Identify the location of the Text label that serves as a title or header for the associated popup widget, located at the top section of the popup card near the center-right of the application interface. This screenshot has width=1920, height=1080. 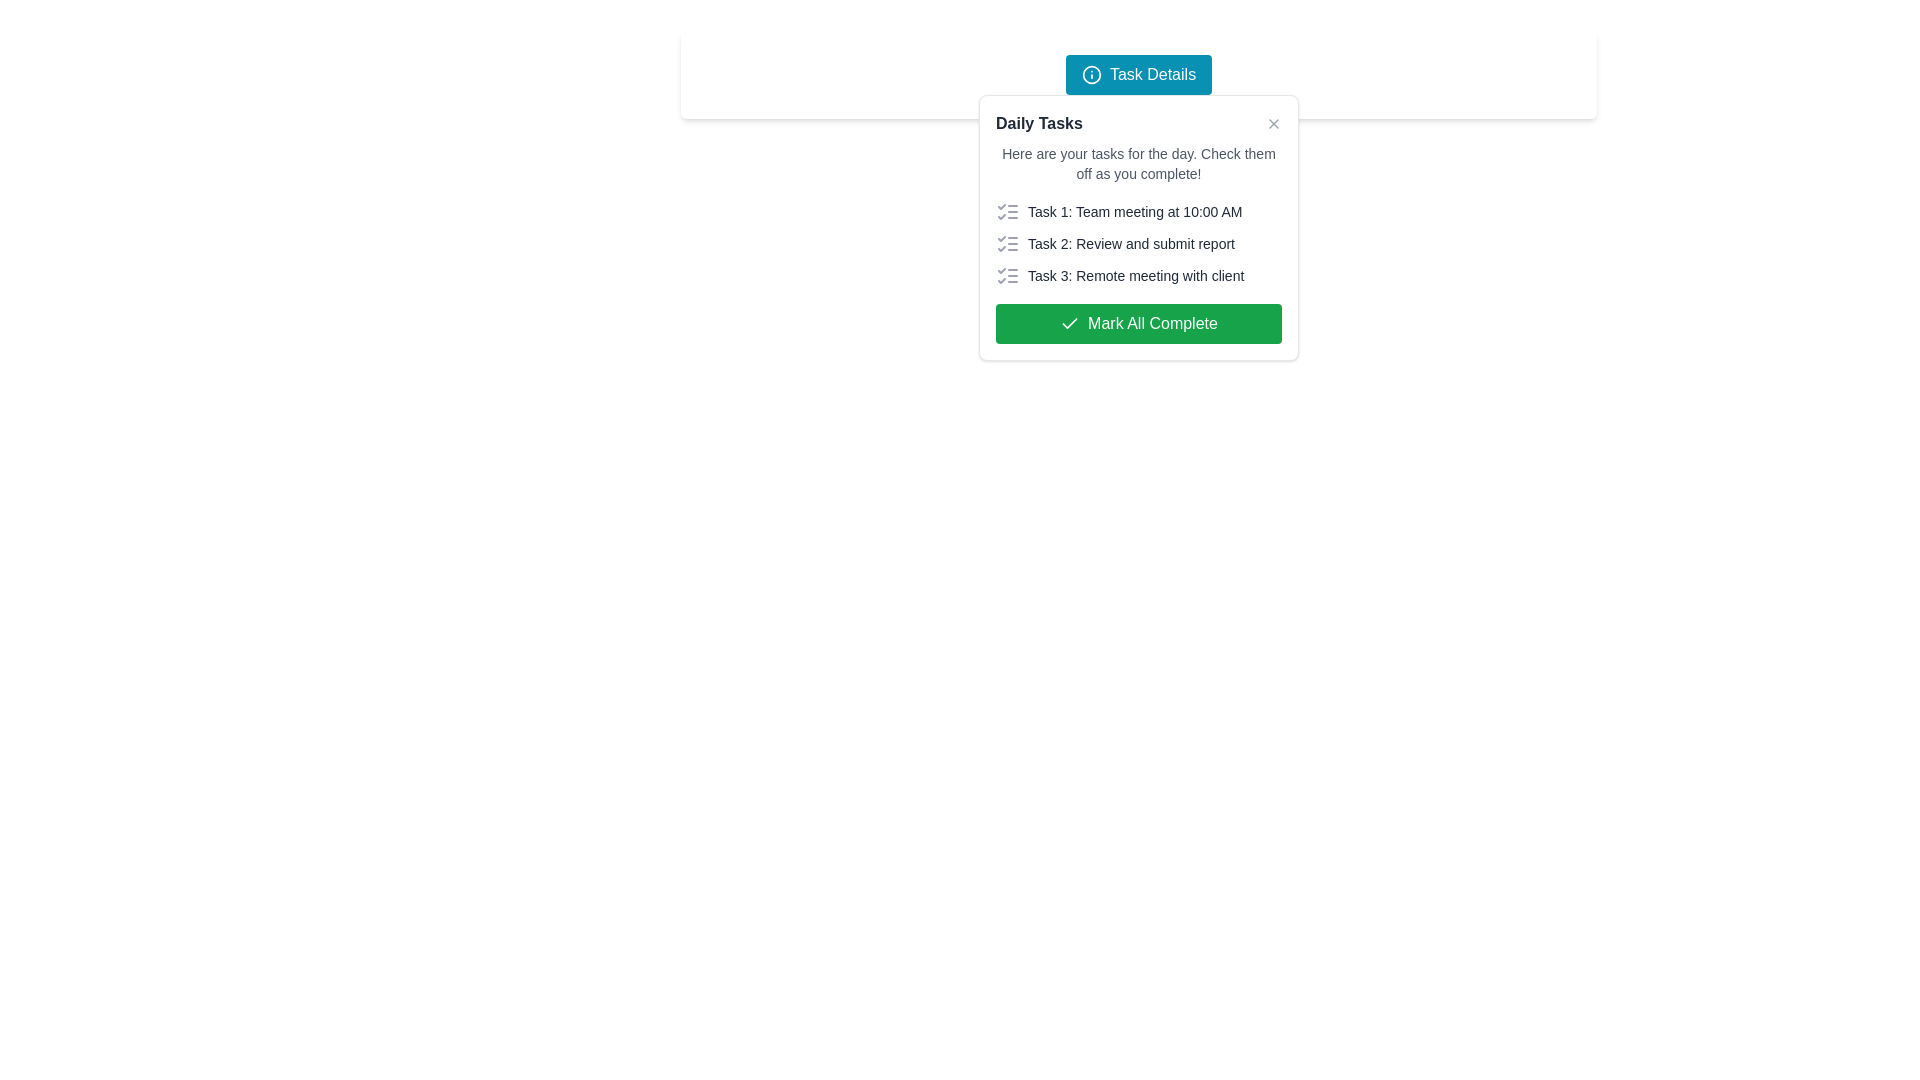
(1039, 123).